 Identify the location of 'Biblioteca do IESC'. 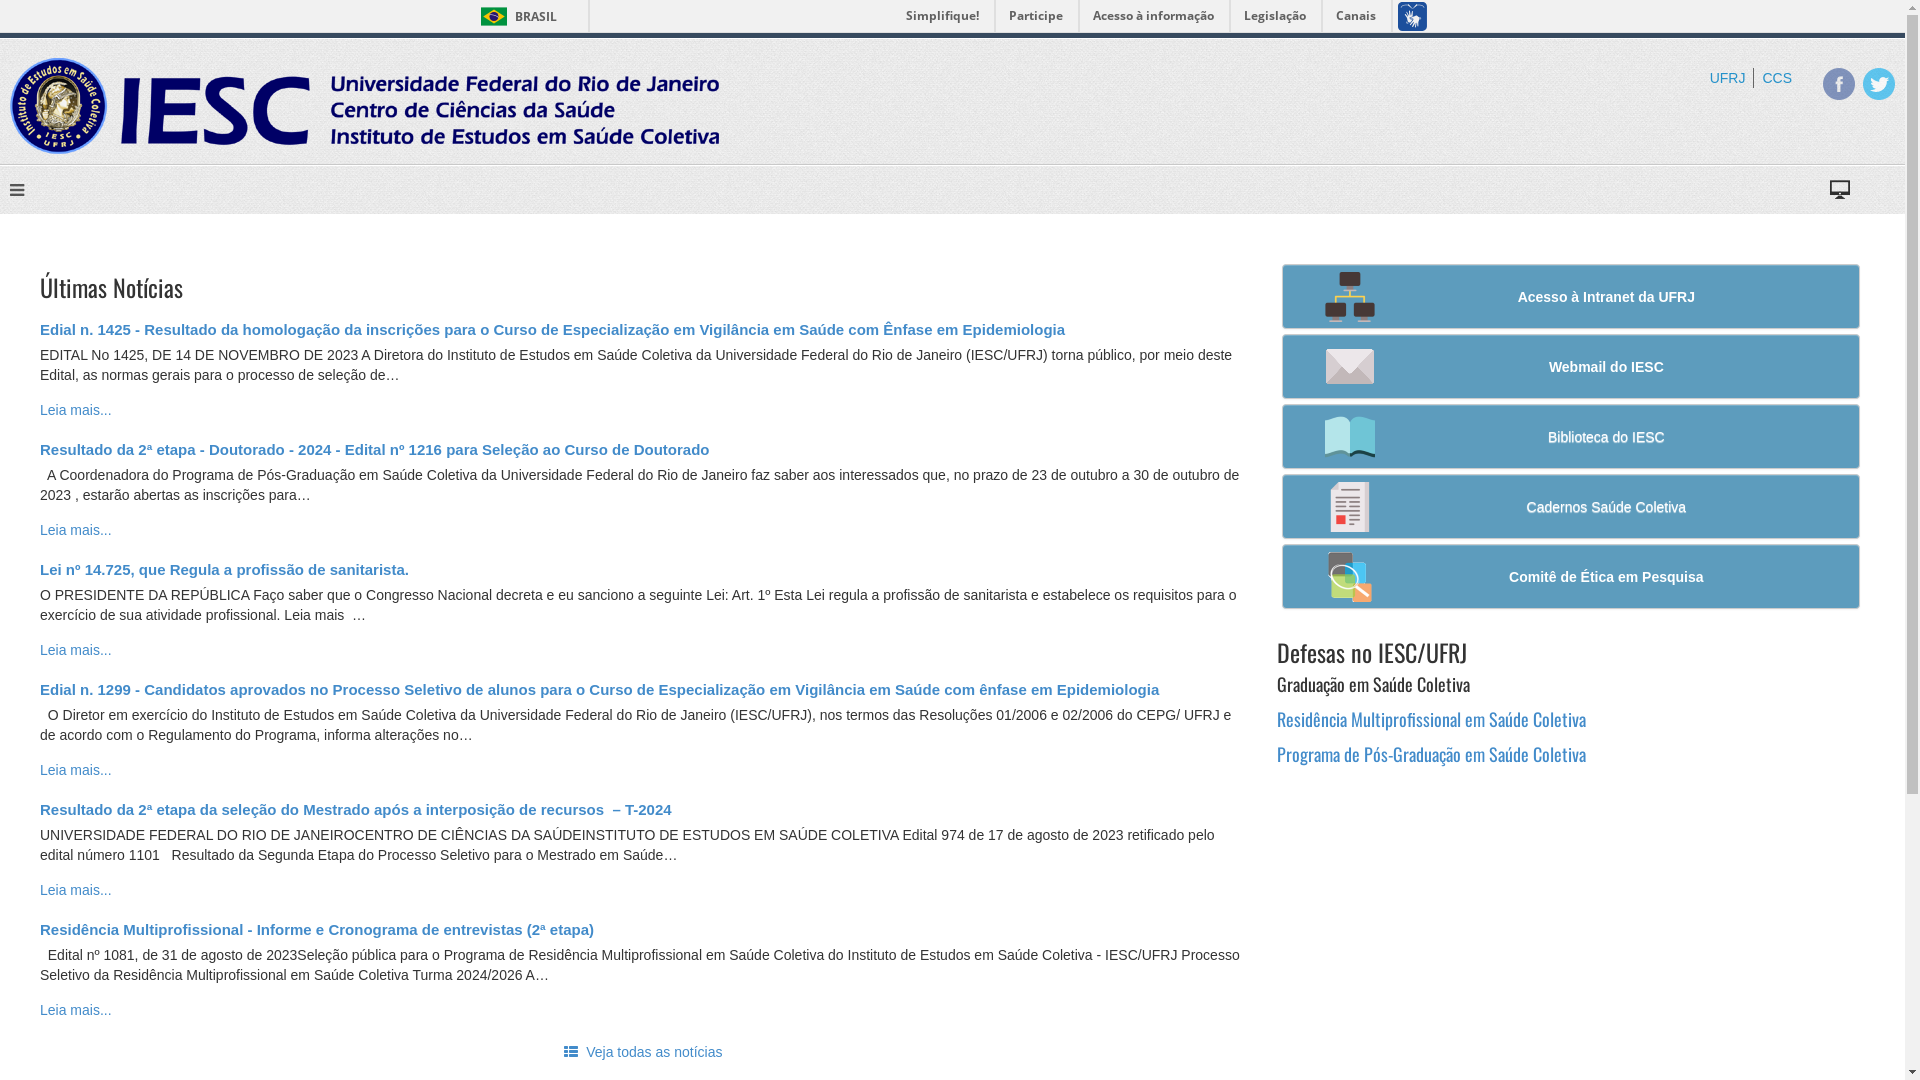
(1569, 435).